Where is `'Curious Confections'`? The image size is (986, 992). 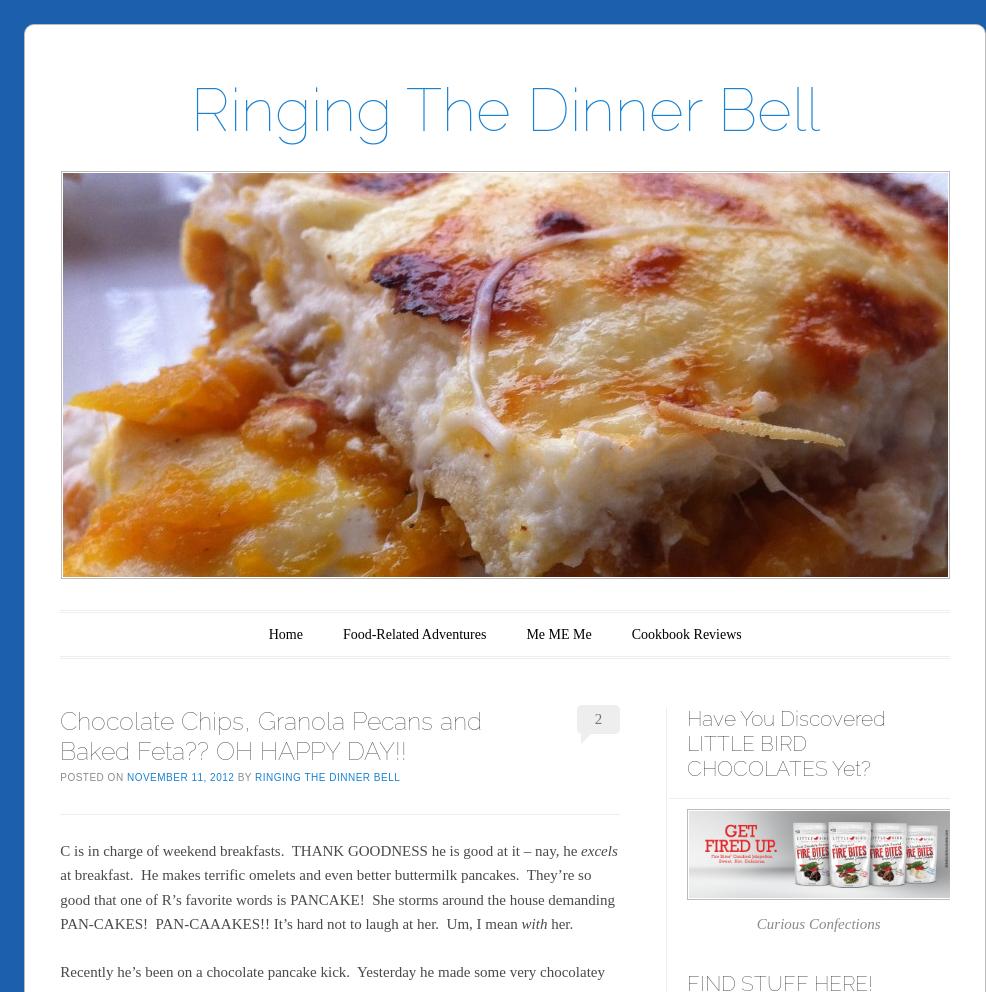 'Curious Confections' is located at coordinates (755, 921).